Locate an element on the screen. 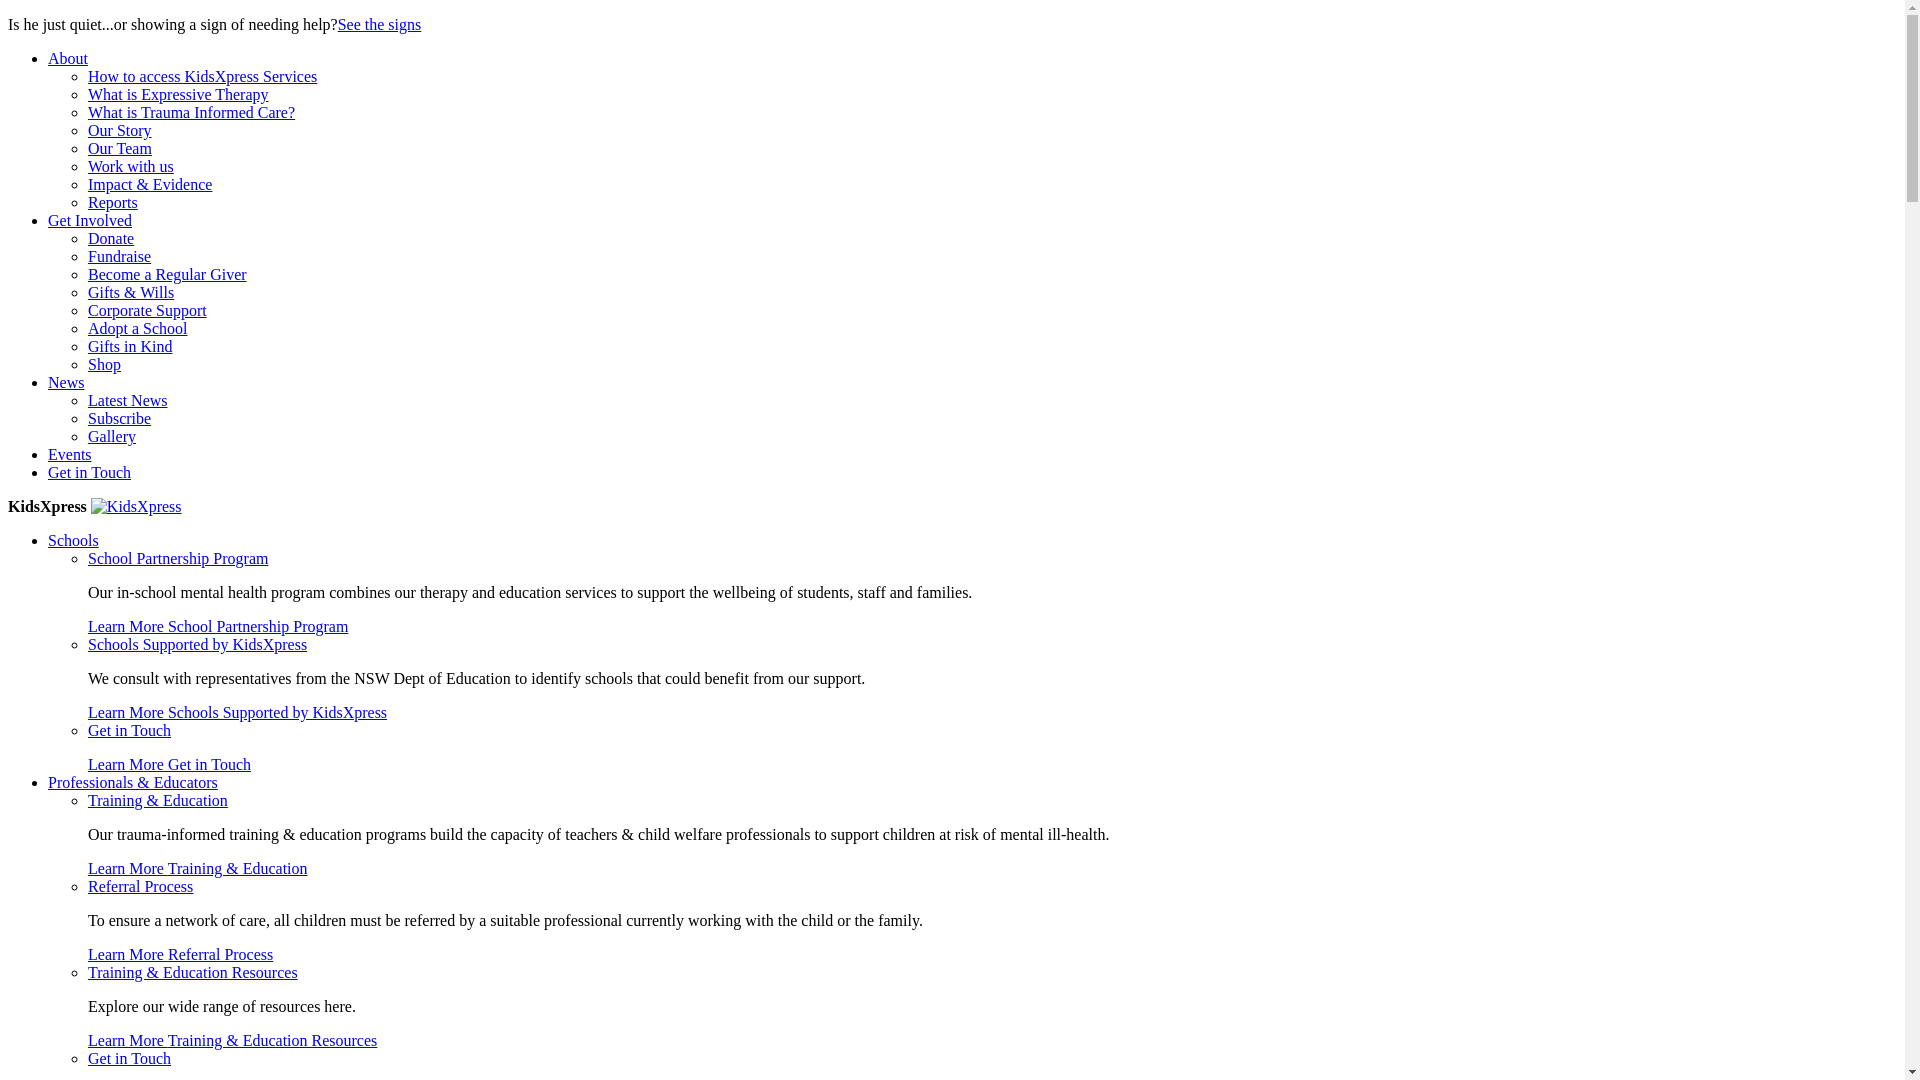  'Professionals & Educators' is located at coordinates (132, 781).